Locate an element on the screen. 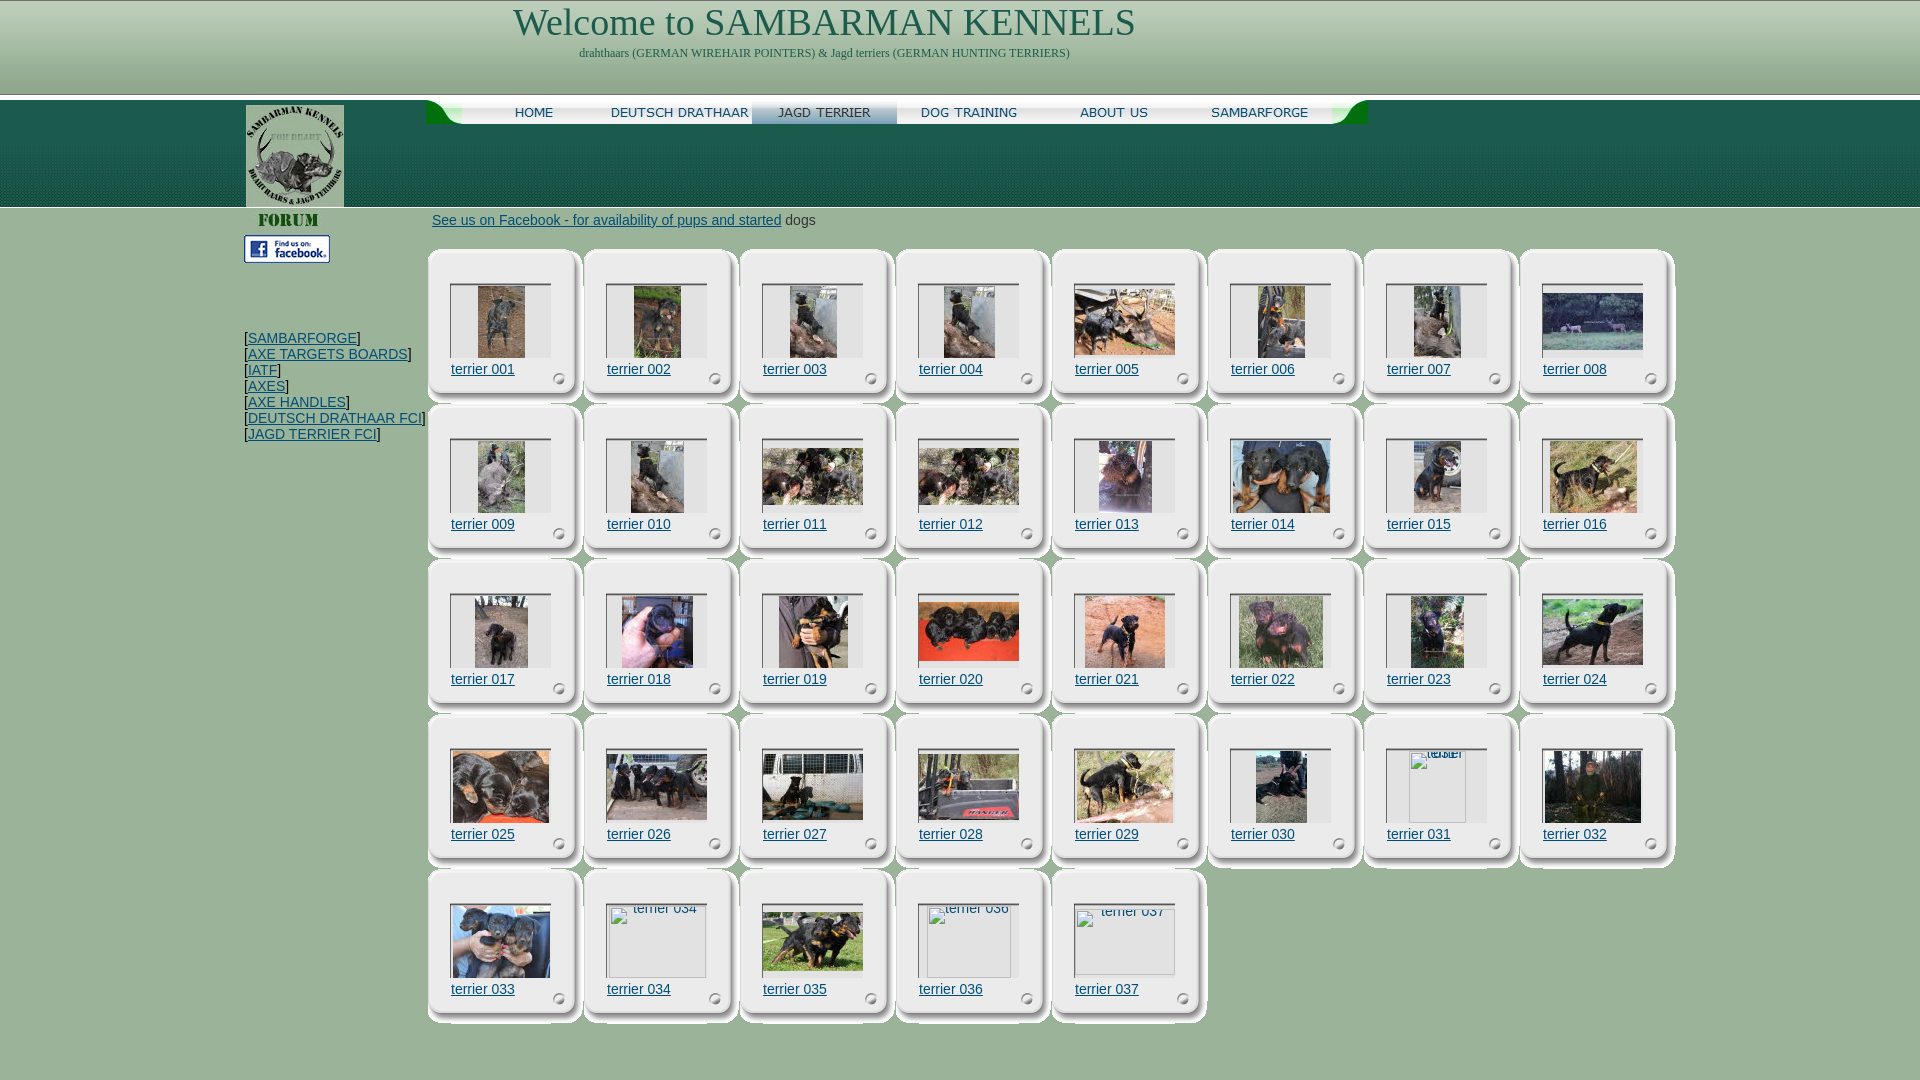  'terrier 012' is located at coordinates (917, 476).